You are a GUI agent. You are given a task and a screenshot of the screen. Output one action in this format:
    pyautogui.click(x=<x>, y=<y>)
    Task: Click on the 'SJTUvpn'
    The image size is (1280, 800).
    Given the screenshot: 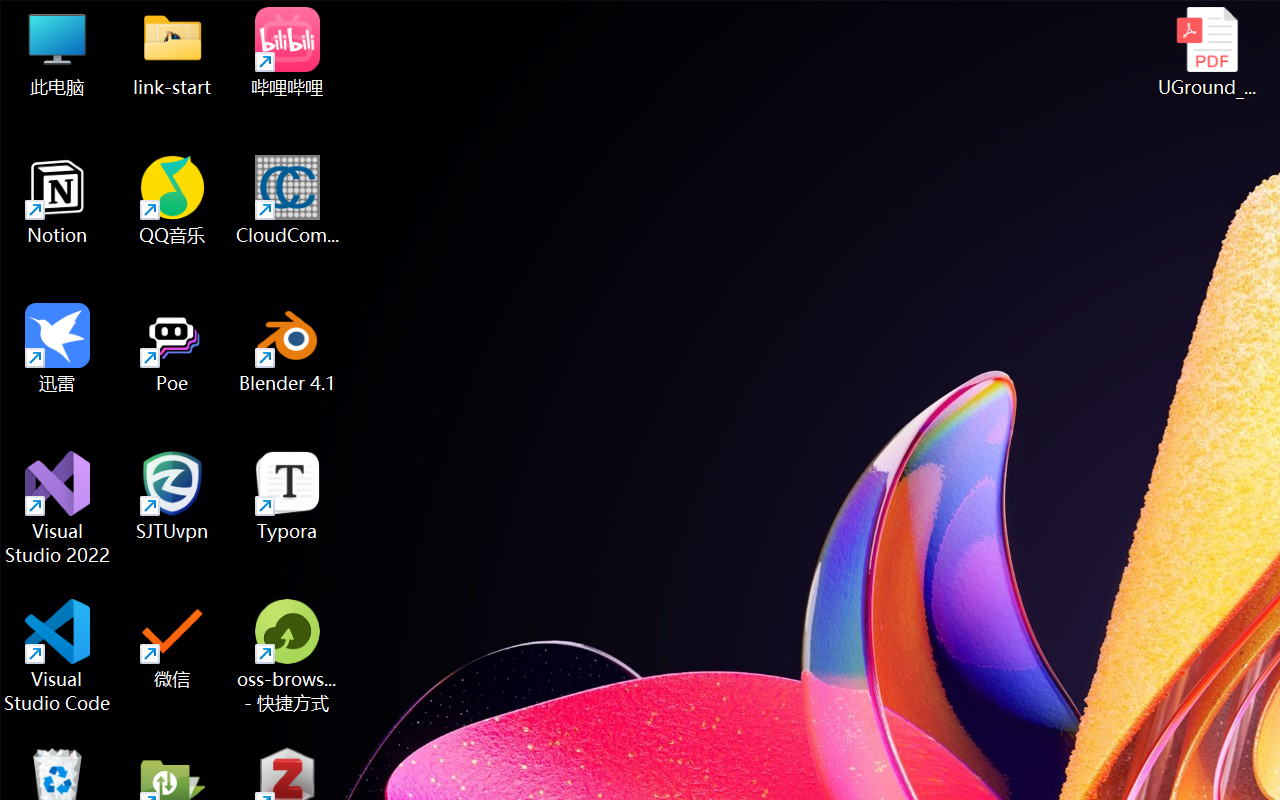 What is the action you would take?
    pyautogui.click(x=172, y=496)
    